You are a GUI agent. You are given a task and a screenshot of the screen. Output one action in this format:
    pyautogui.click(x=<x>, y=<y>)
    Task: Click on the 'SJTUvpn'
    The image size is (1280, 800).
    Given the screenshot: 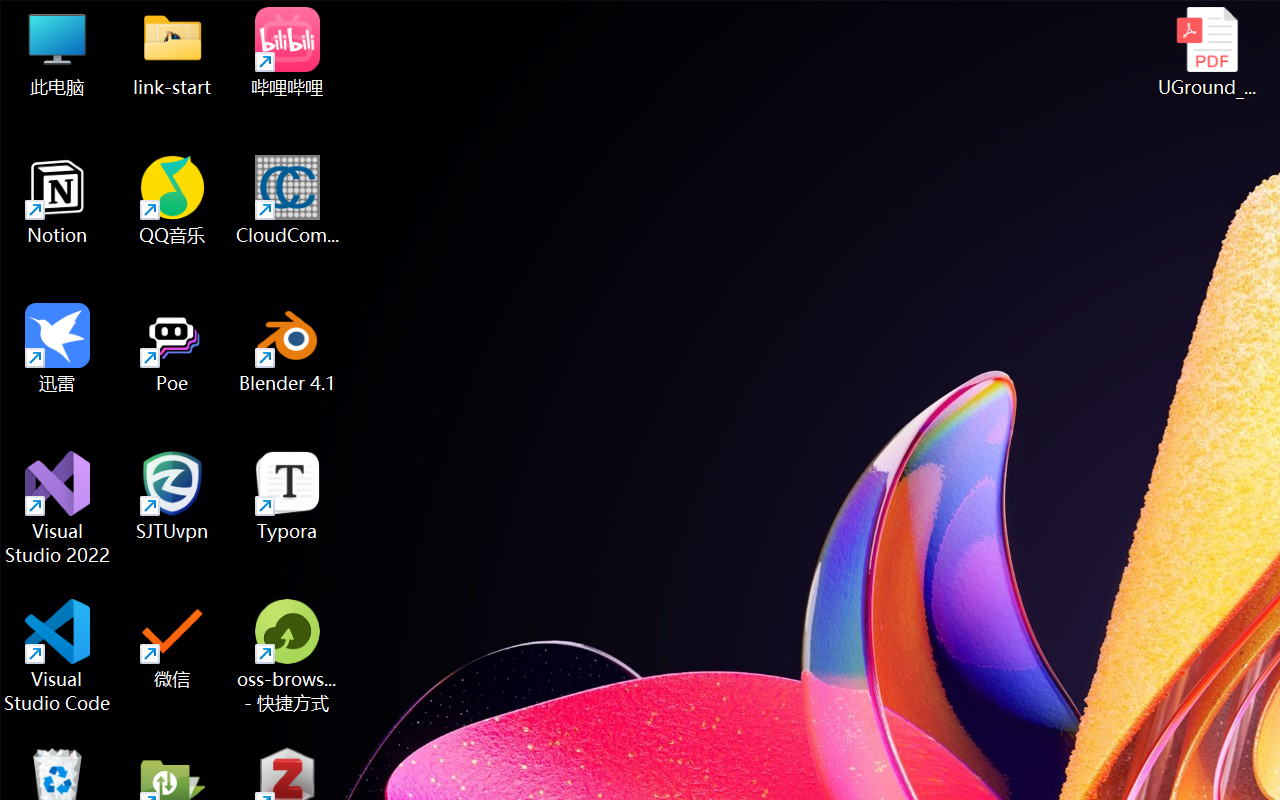 What is the action you would take?
    pyautogui.click(x=172, y=496)
    